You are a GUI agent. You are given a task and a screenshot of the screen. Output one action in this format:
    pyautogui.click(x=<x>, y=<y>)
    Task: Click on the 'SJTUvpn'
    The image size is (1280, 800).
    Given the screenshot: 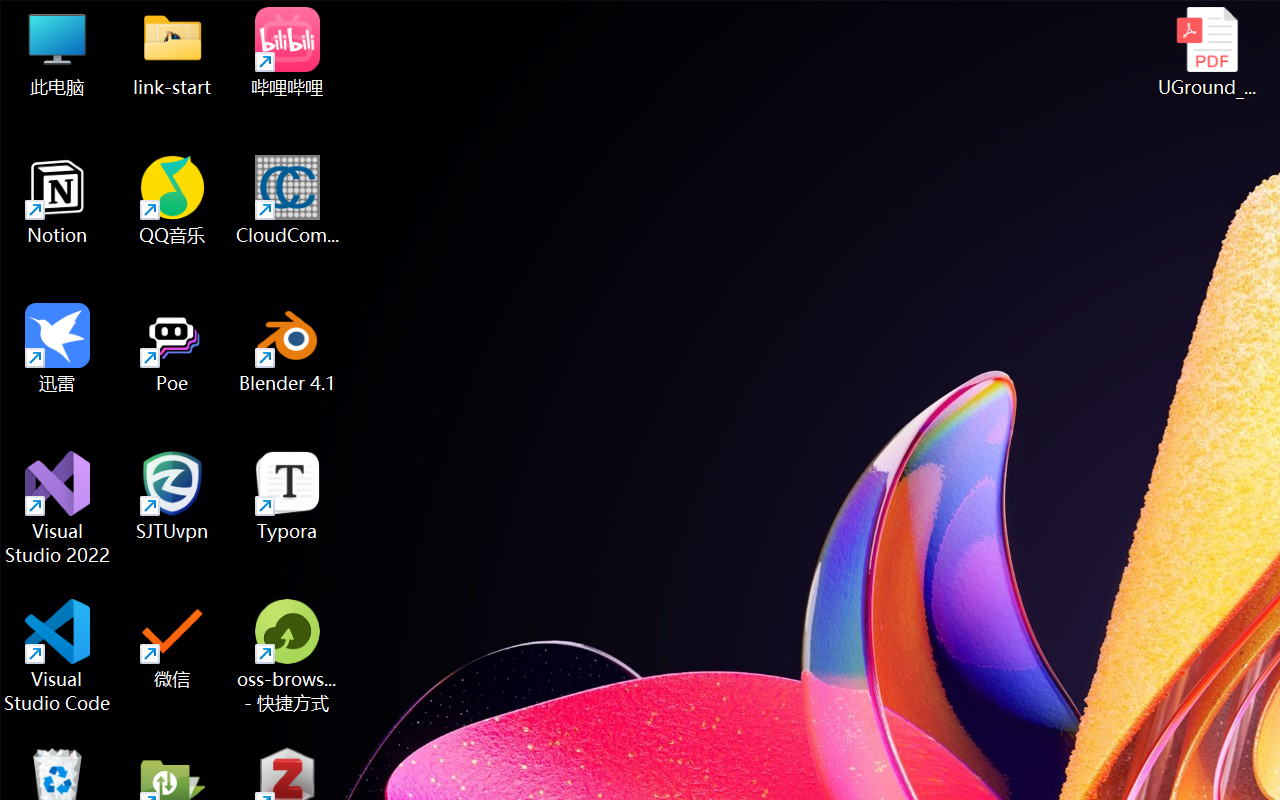 What is the action you would take?
    pyautogui.click(x=172, y=496)
    